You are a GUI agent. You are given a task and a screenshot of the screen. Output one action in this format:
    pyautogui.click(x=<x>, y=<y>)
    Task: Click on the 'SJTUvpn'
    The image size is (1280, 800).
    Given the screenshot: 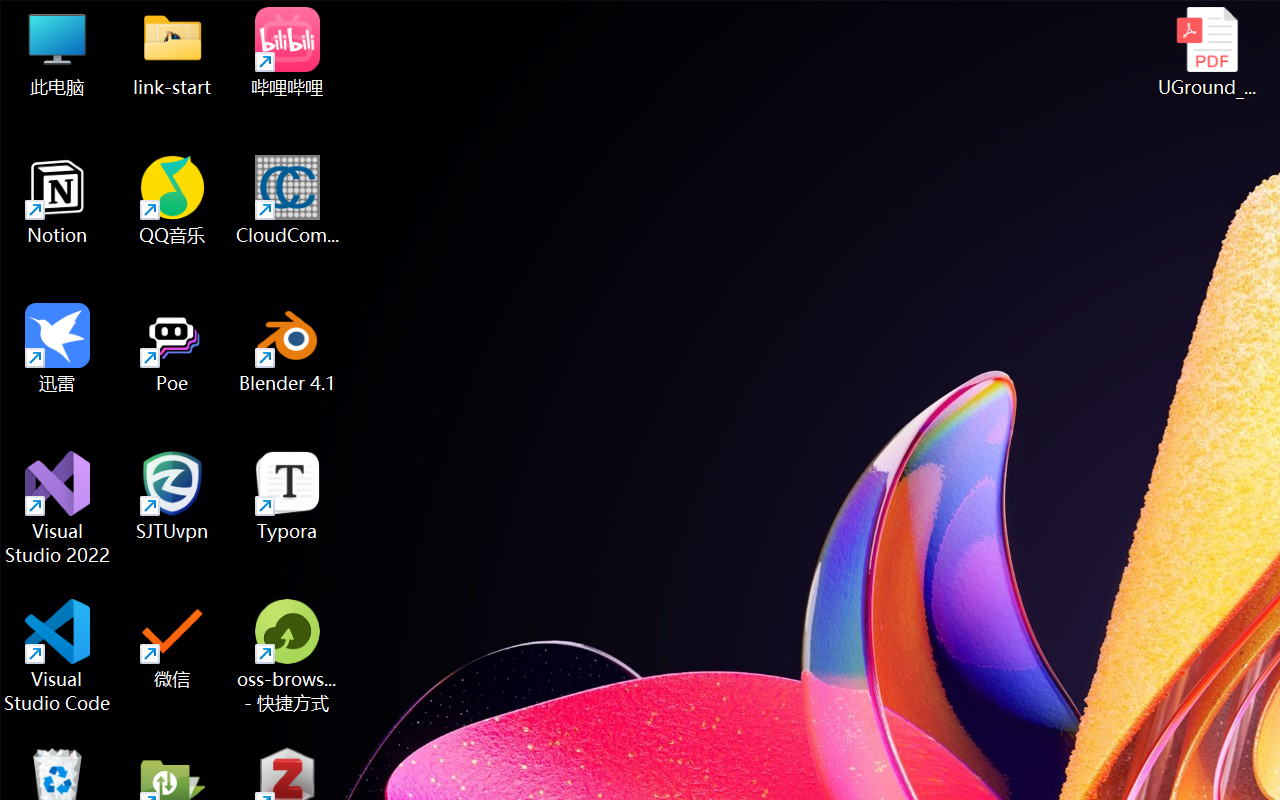 What is the action you would take?
    pyautogui.click(x=172, y=496)
    